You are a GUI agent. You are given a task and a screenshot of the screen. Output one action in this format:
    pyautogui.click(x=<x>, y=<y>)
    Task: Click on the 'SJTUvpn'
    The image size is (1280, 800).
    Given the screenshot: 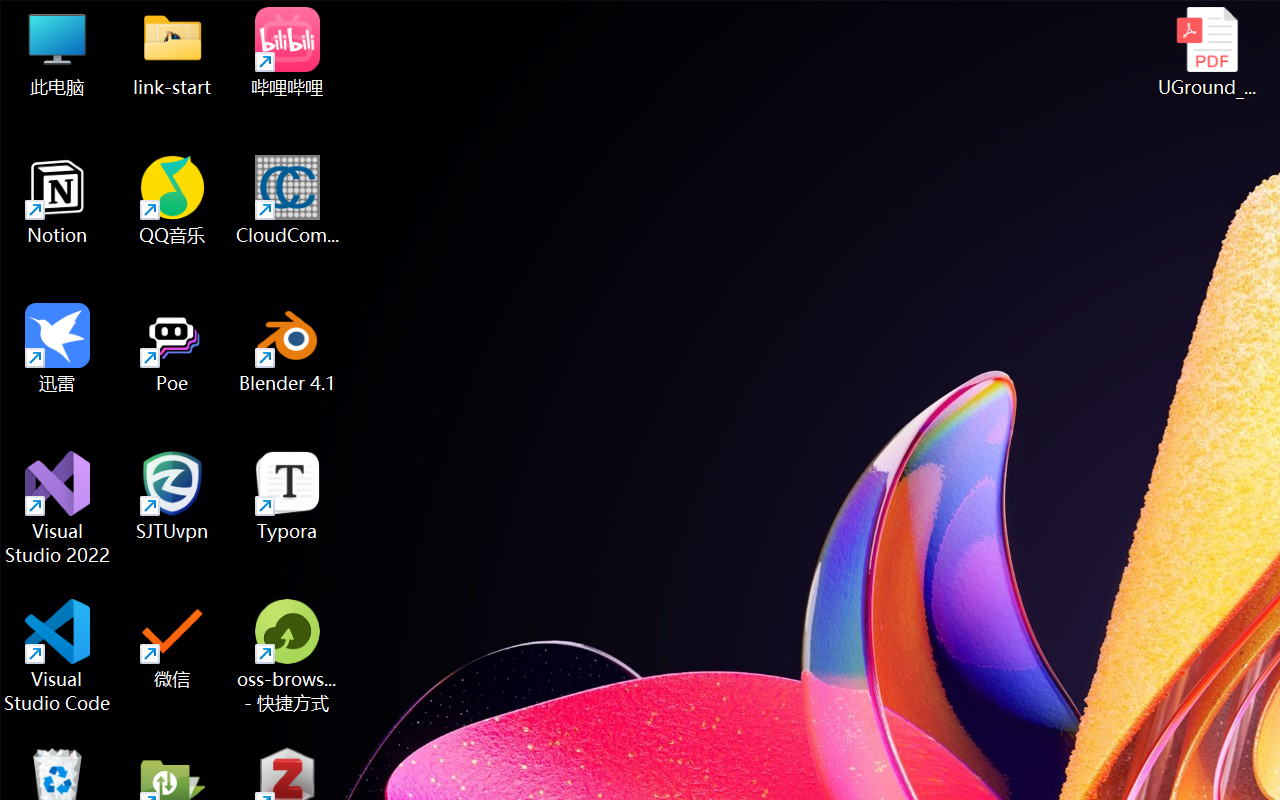 What is the action you would take?
    pyautogui.click(x=172, y=496)
    